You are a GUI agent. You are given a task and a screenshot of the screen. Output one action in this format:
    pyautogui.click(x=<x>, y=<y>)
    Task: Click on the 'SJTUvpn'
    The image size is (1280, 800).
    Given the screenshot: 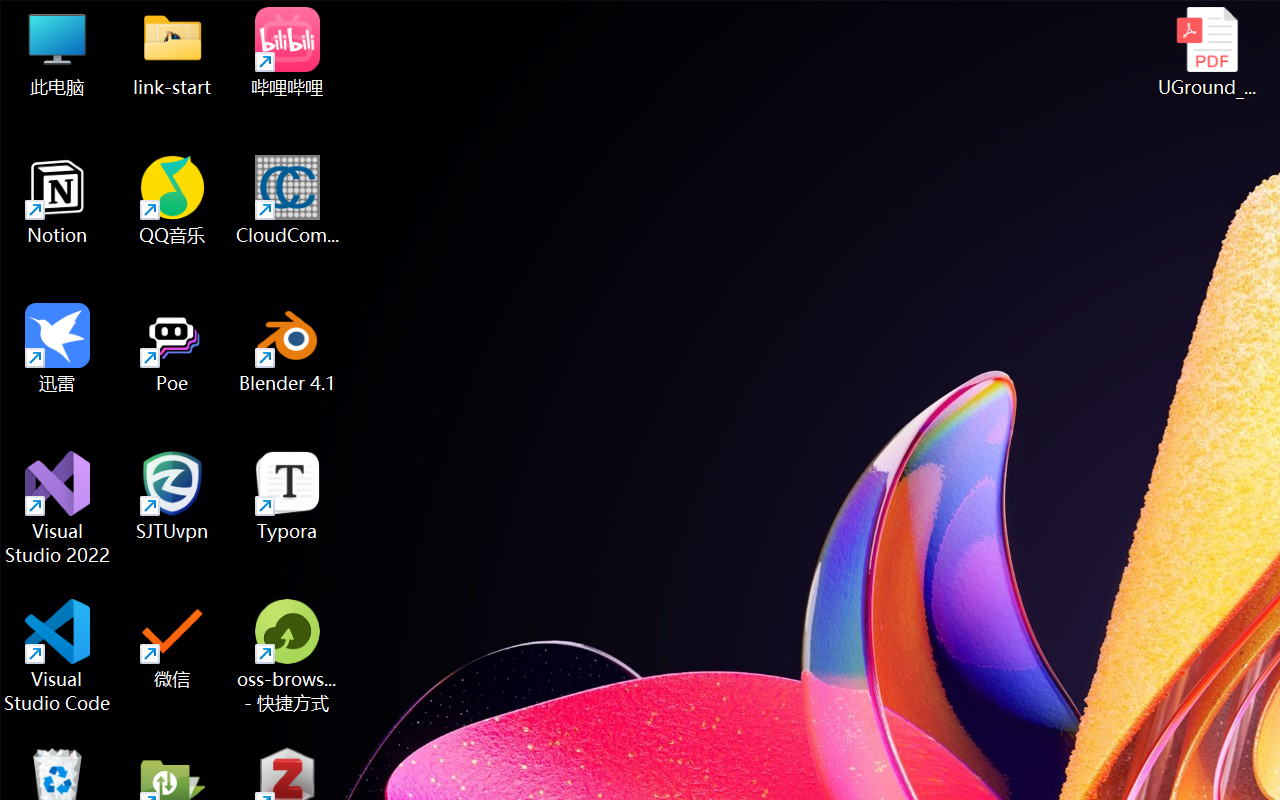 What is the action you would take?
    pyautogui.click(x=172, y=496)
    